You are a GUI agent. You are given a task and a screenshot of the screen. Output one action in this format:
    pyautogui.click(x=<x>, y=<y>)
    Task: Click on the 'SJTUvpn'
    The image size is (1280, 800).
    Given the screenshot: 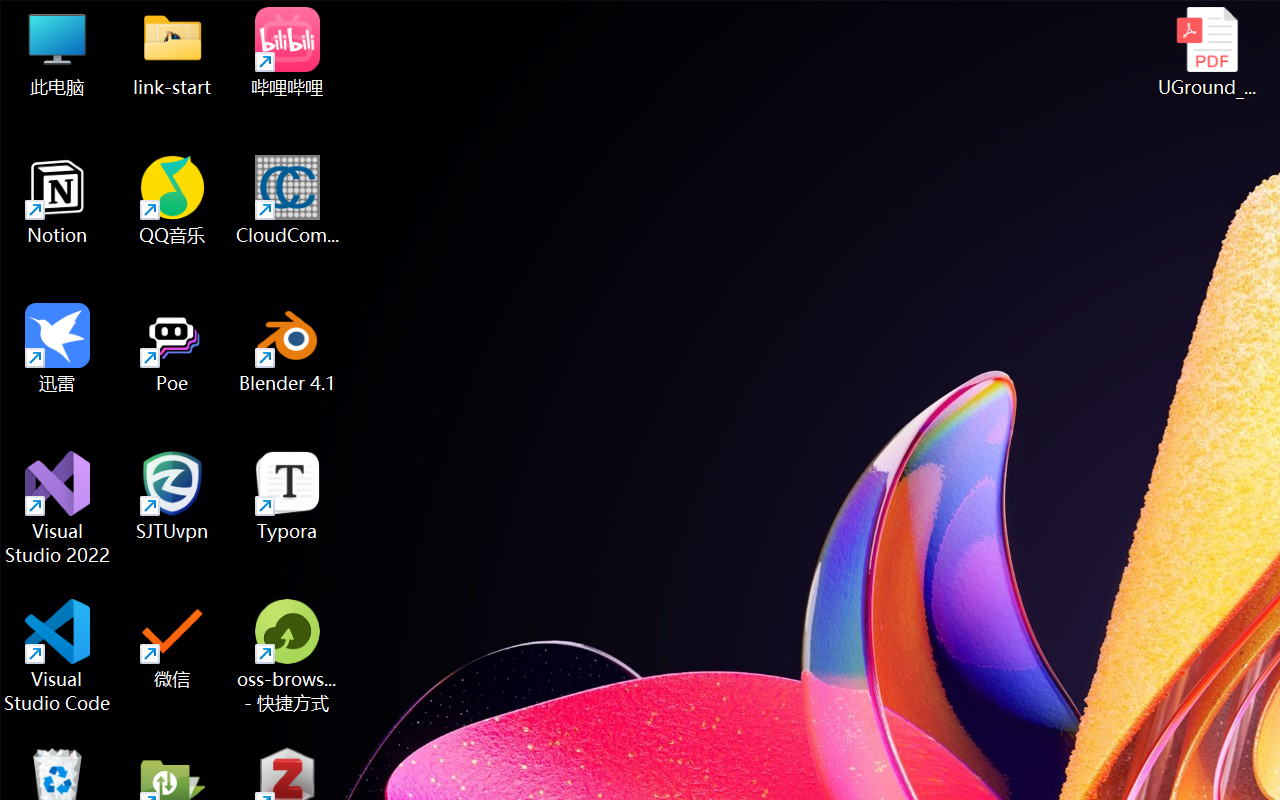 What is the action you would take?
    pyautogui.click(x=172, y=496)
    